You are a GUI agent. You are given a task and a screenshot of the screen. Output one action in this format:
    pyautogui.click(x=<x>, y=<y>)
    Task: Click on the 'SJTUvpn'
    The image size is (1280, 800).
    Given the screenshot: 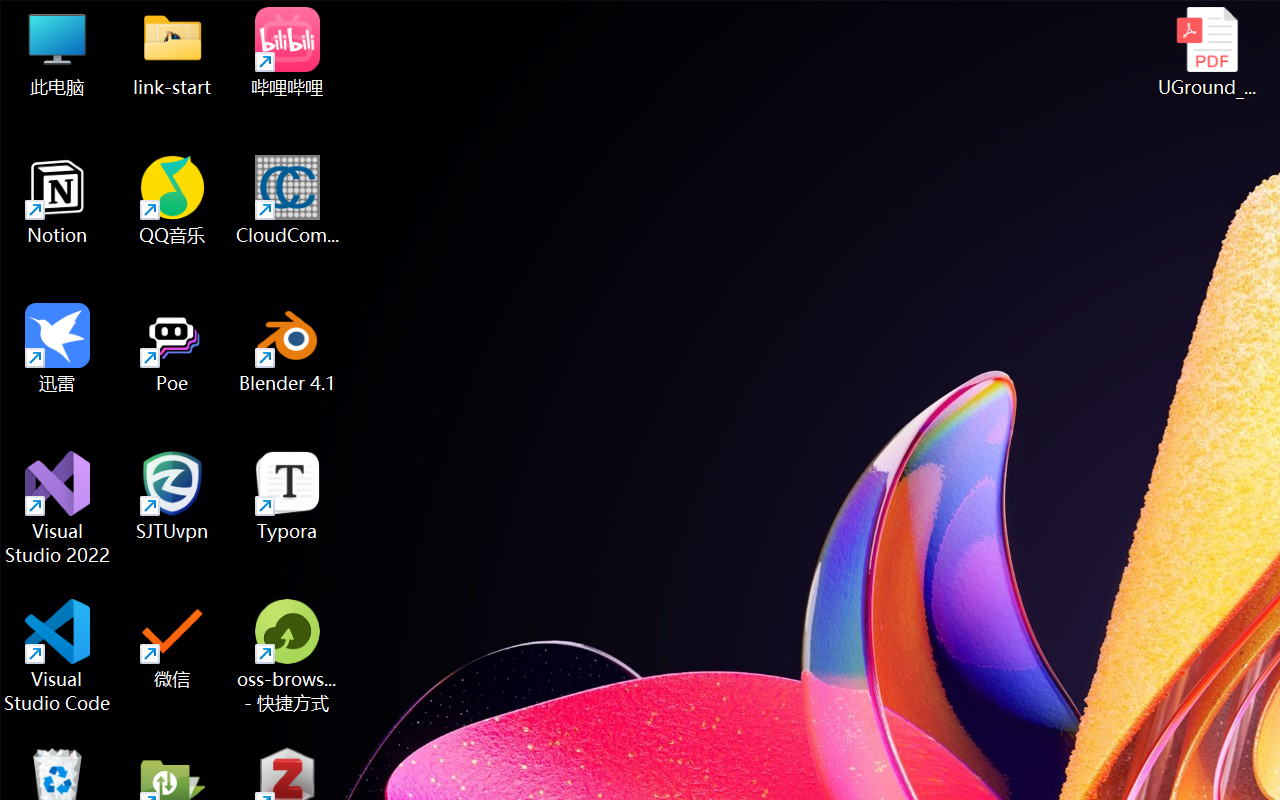 What is the action you would take?
    pyautogui.click(x=172, y=496)
    